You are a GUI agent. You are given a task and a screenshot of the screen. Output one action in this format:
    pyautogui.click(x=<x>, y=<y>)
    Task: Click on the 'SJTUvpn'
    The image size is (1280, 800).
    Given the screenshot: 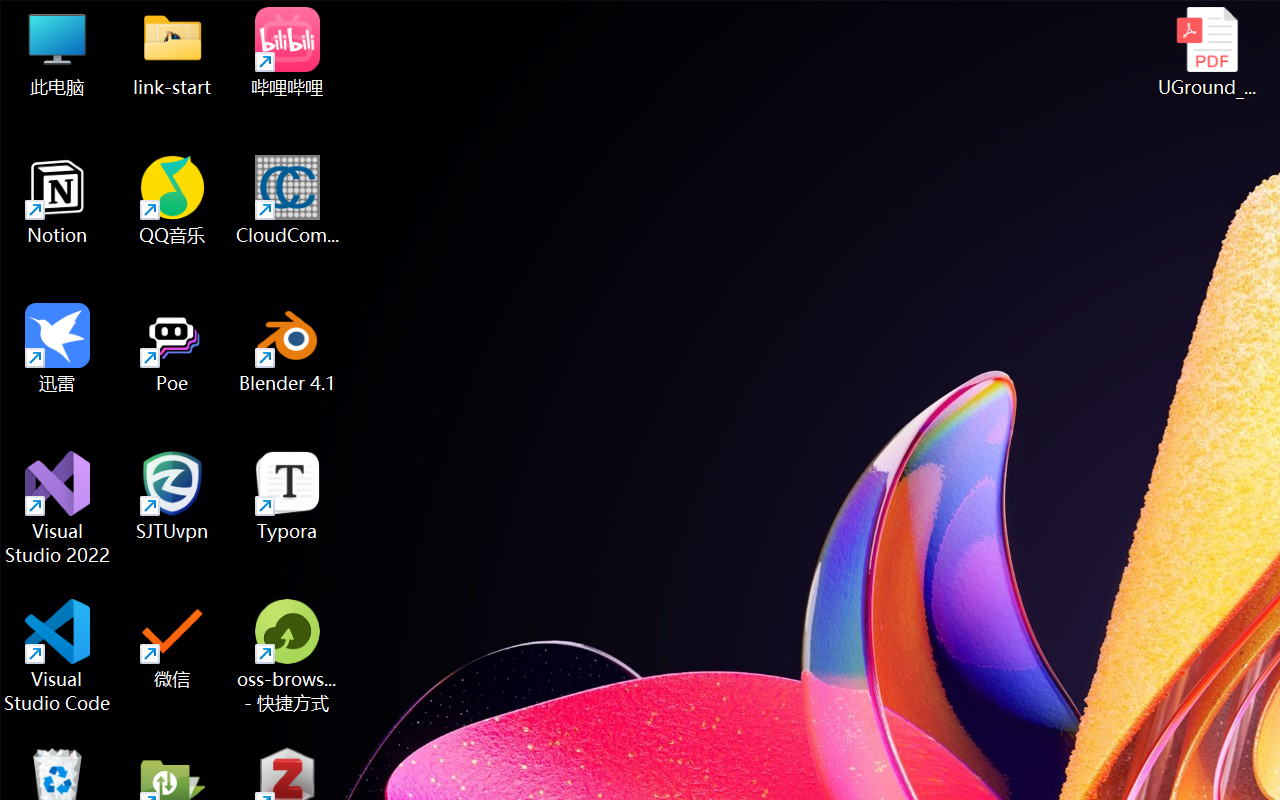 What is the action you would take?
    pyautogui.click(x=172, y=496)
    